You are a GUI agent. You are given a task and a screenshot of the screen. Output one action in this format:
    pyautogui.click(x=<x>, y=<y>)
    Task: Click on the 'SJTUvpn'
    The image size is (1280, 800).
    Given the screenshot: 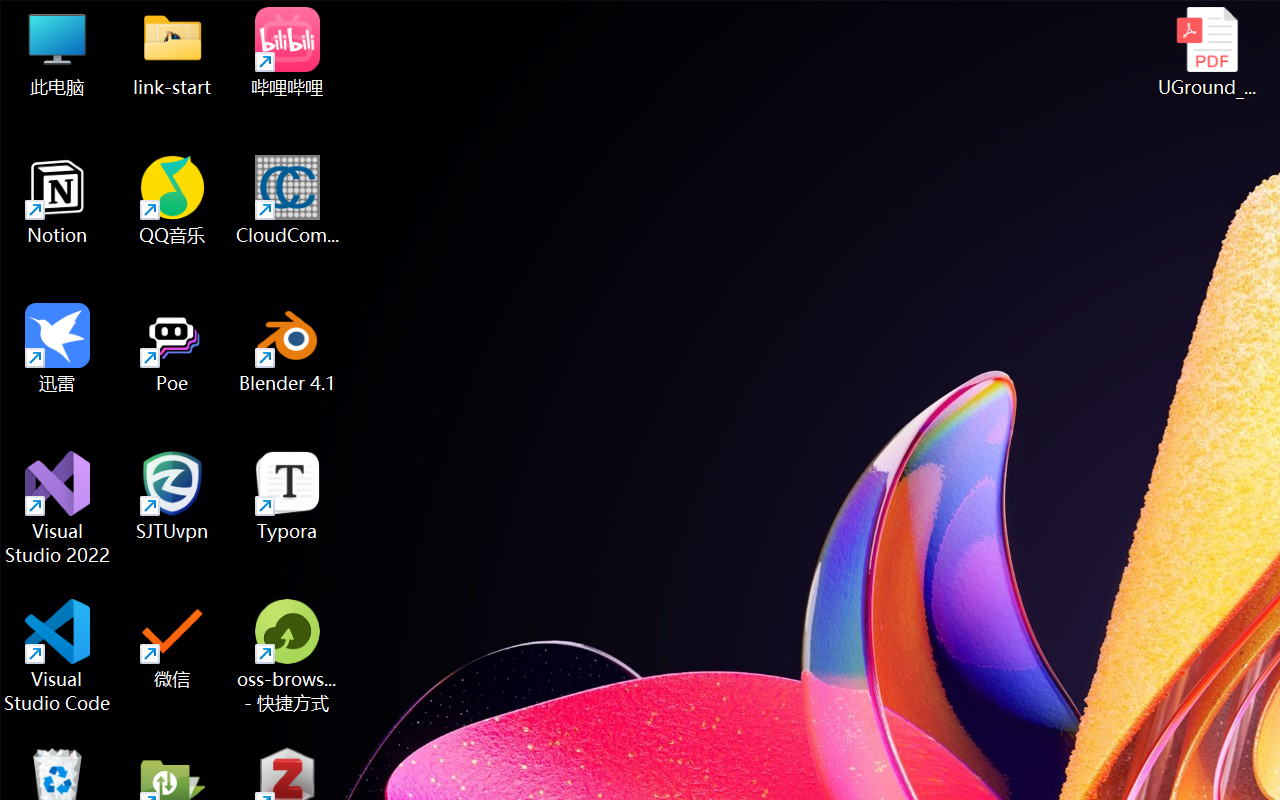 What is the action you would take?
    pyautogui.click(x=172, y=496)
    